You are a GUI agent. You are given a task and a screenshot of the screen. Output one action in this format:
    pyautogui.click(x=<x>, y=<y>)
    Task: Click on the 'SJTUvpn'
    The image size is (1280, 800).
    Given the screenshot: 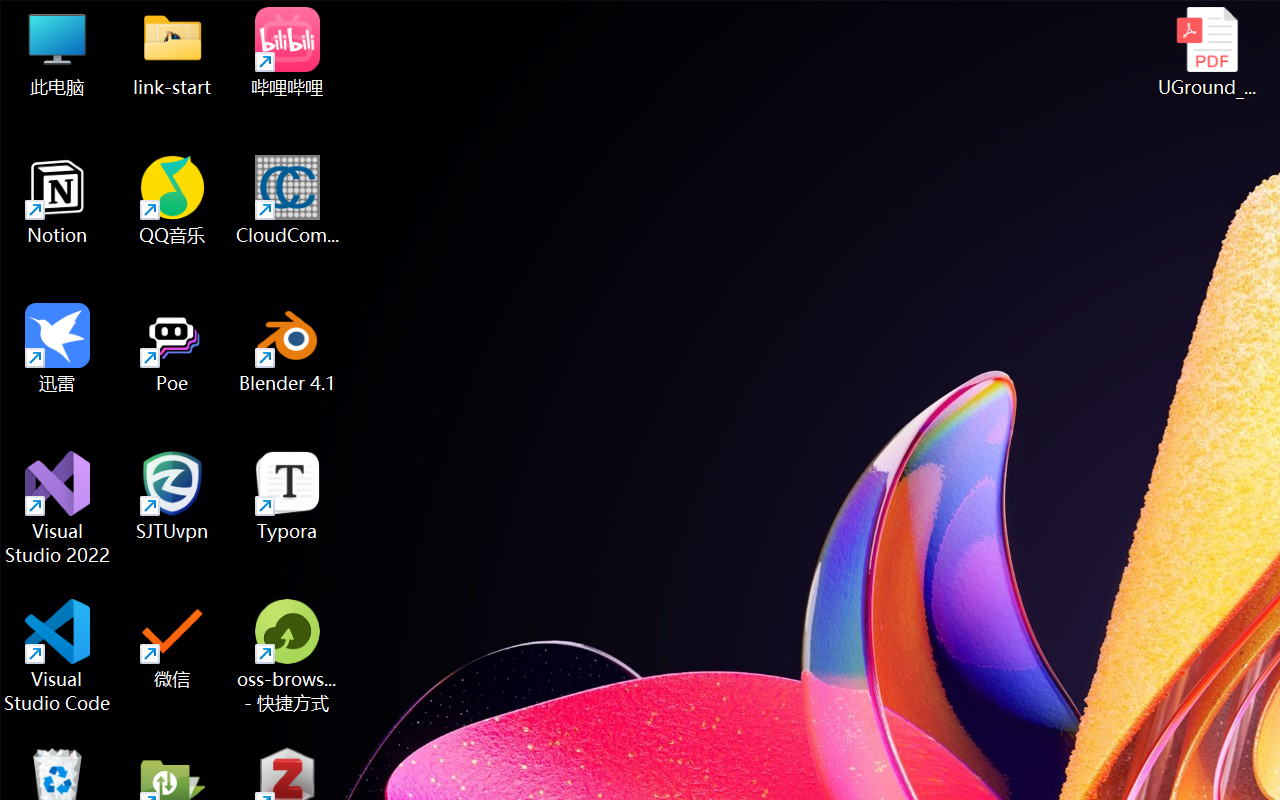 What is the action you would take?
    pyautogui.click(x=172, y=496)
    